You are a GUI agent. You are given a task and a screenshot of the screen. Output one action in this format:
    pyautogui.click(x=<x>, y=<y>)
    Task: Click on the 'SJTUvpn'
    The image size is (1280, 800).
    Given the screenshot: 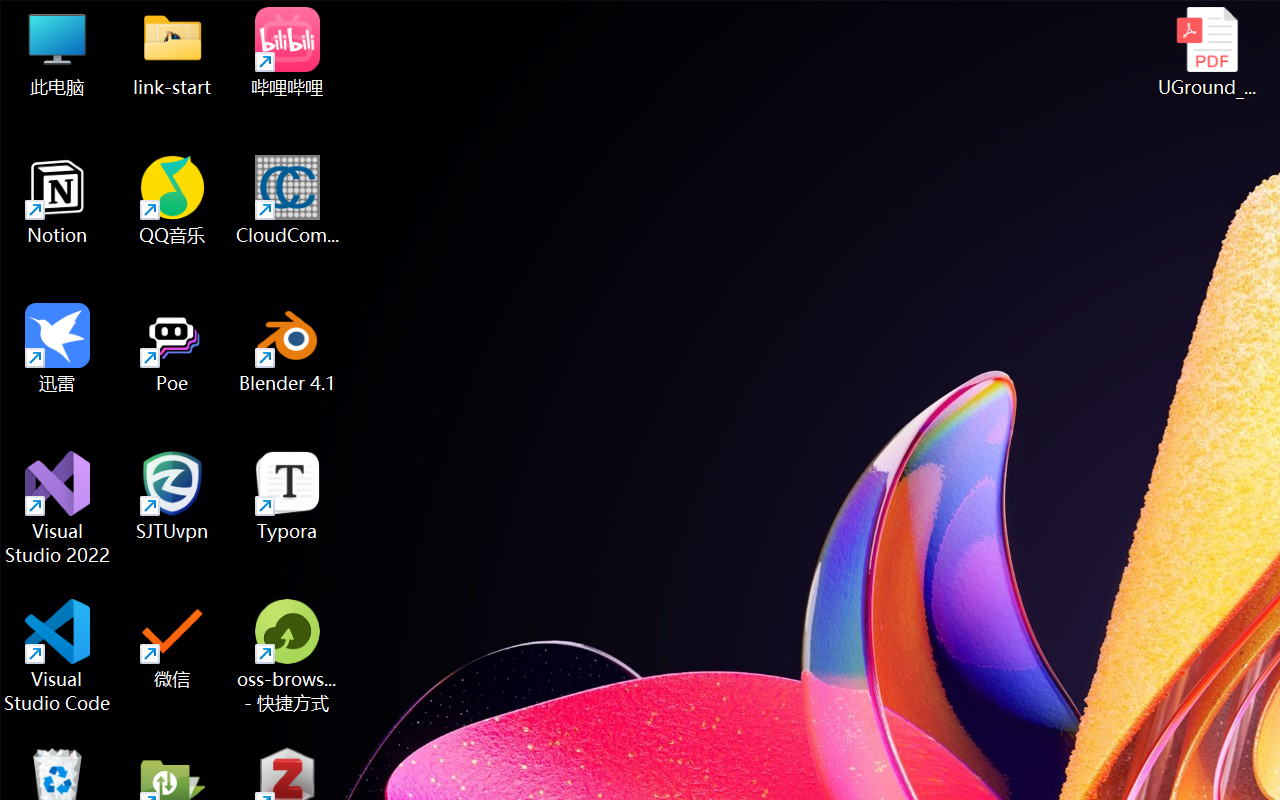 What is the action you would take?
    pyautogui.click(x=172, y=496)
    